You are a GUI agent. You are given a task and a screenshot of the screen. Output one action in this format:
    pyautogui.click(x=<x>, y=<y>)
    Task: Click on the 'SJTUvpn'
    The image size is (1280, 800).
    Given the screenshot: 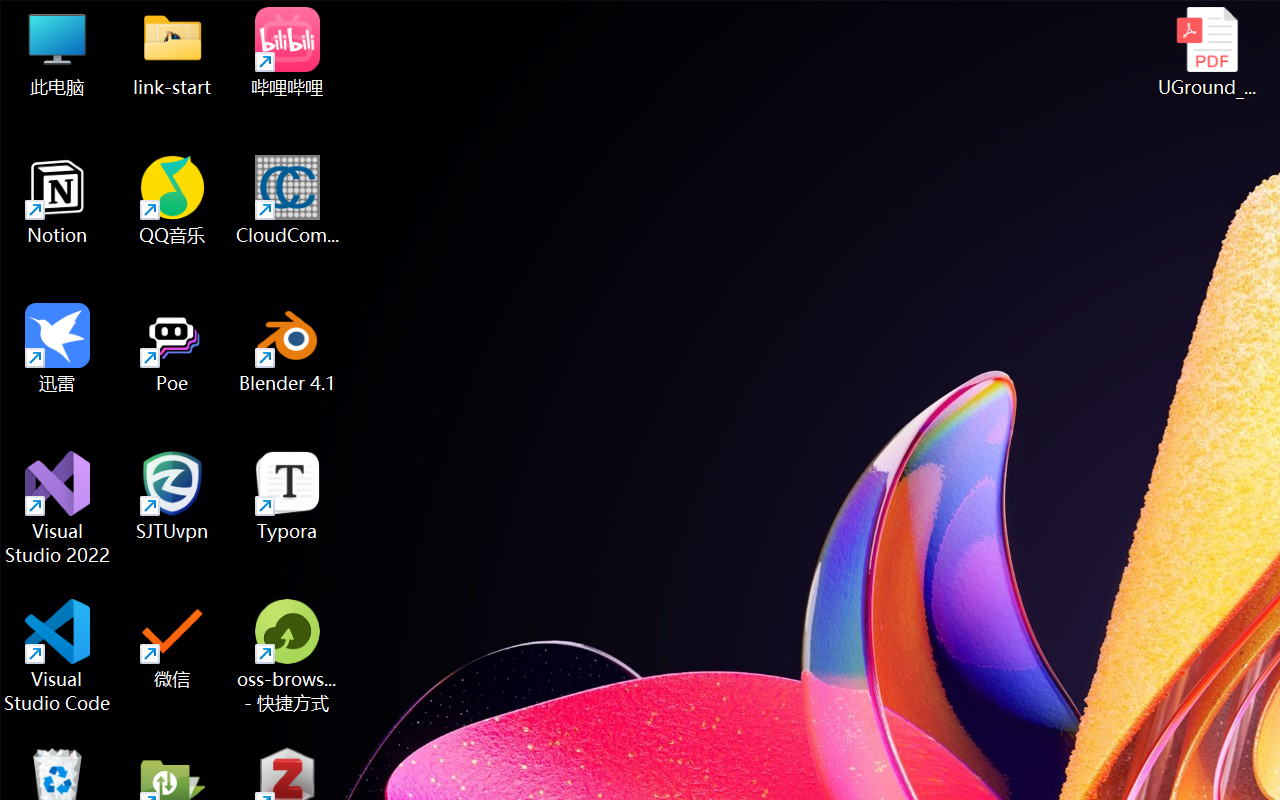 What is the action you would take?
    pyautogui.click(x=172, y=496)
    